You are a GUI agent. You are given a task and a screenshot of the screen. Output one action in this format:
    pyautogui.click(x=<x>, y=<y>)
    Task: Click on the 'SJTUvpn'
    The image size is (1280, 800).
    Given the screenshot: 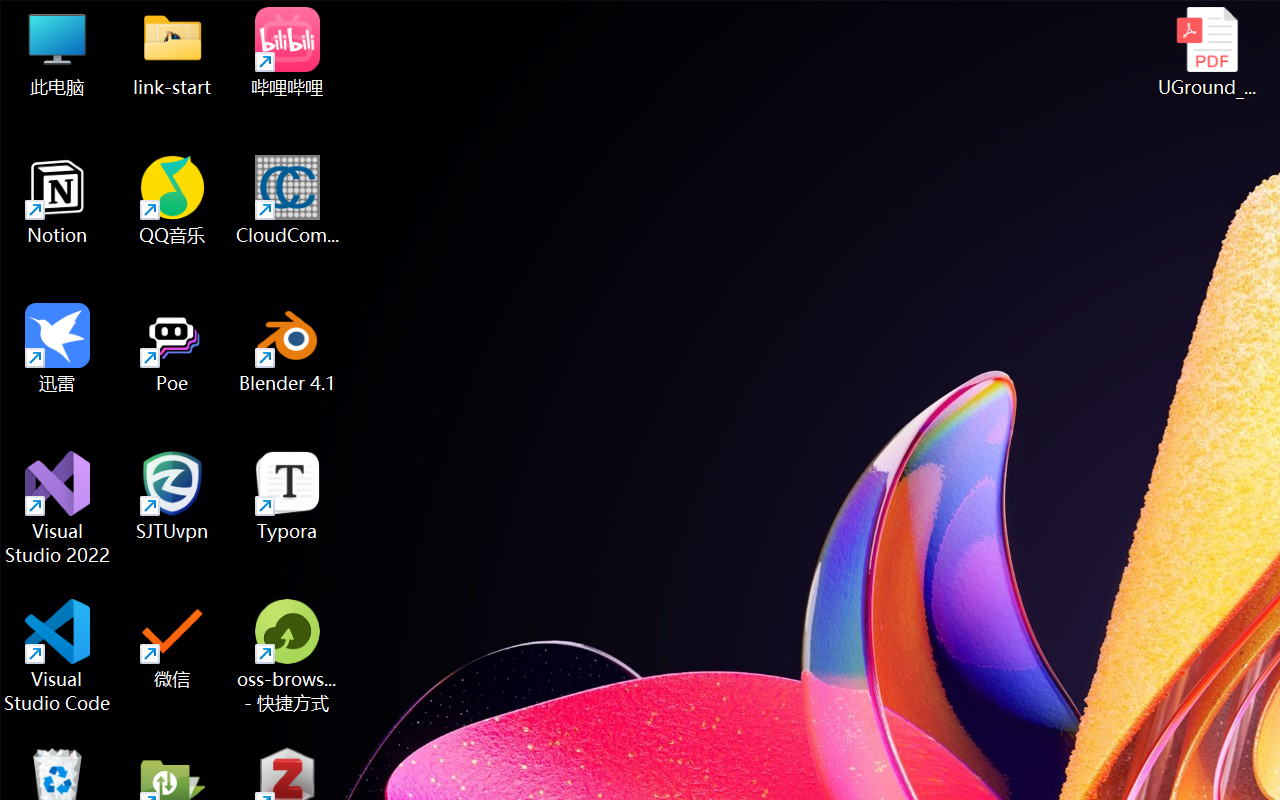 What is the action you would take?
    pyautogui.click(x=172, y=496)
    